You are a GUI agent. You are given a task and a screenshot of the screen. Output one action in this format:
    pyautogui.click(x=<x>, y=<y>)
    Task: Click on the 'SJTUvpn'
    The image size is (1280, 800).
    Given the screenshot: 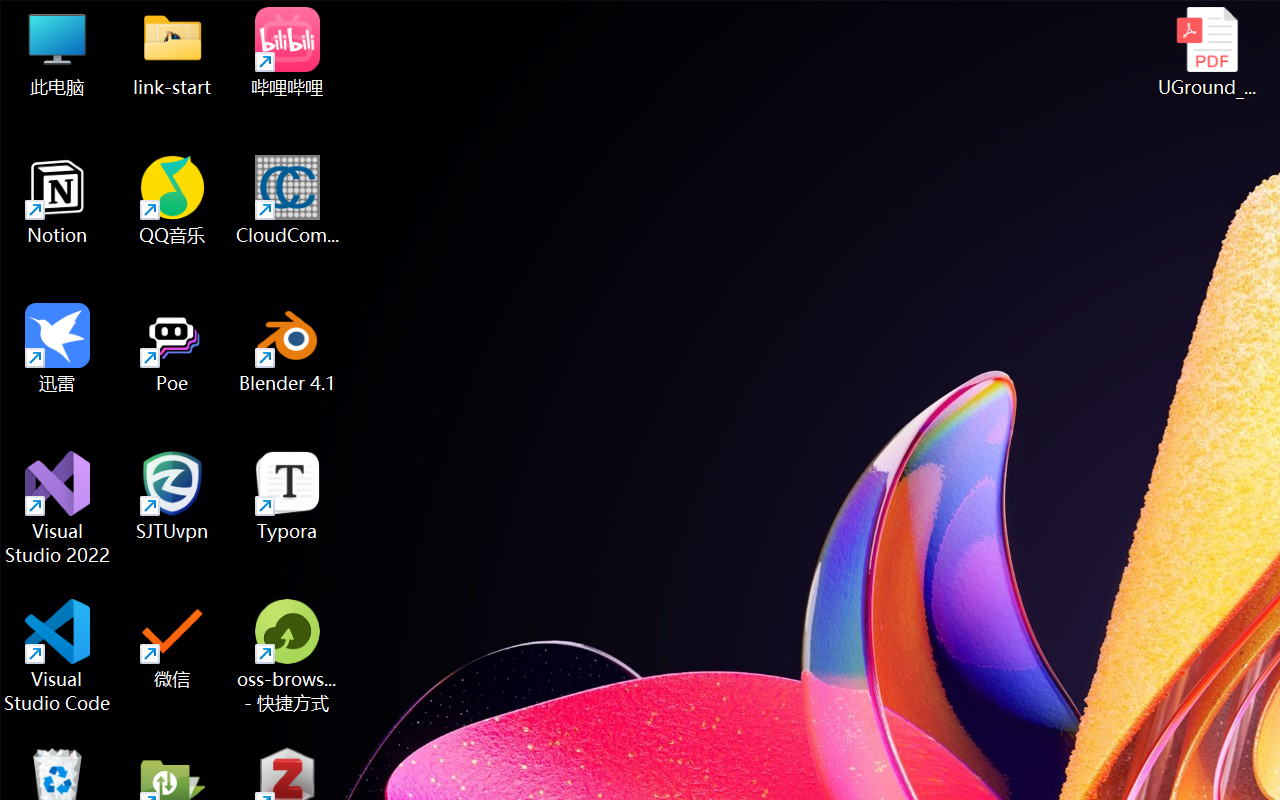 What is the action you would take?
    pyautogui.click(x=172, y=496)
    